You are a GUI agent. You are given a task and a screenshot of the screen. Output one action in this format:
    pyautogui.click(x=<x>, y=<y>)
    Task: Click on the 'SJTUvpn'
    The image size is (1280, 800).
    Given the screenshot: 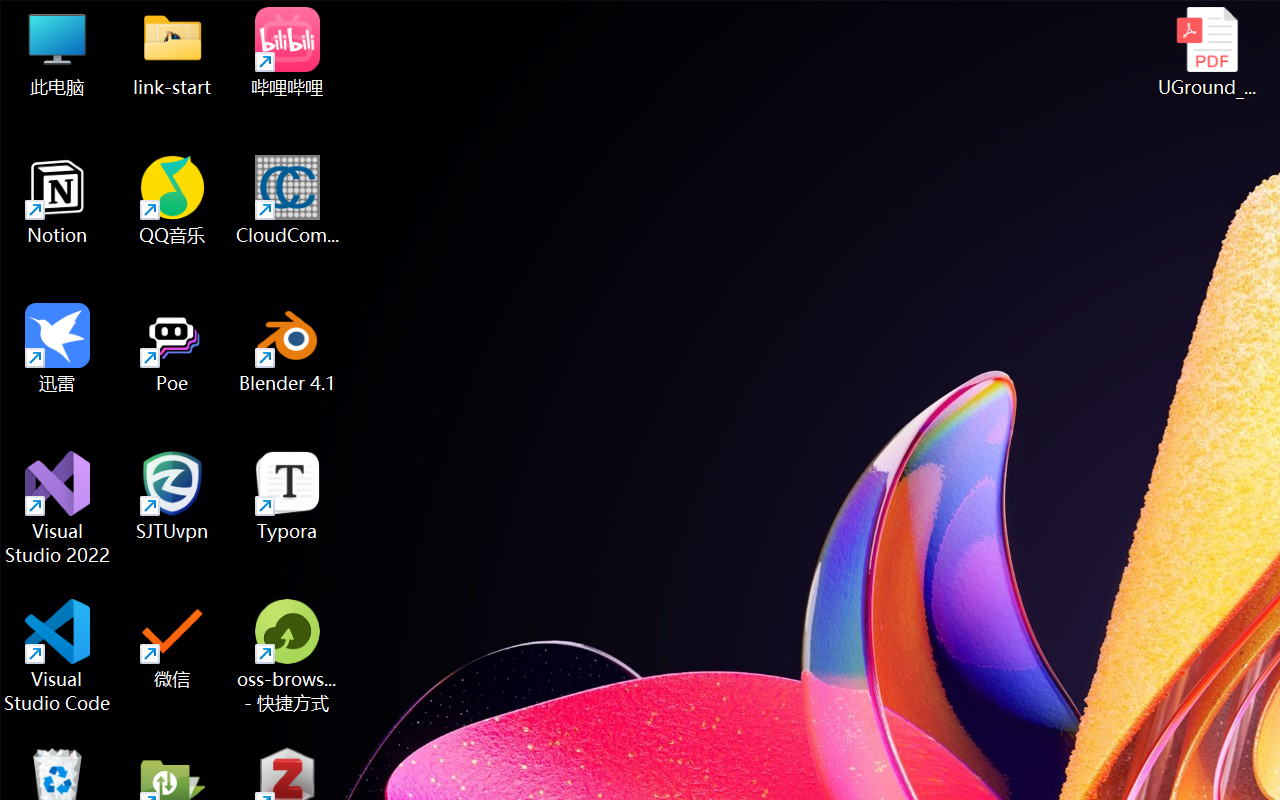 What is the action you would take?
    pyautogui.click(x=172, y=496)
    